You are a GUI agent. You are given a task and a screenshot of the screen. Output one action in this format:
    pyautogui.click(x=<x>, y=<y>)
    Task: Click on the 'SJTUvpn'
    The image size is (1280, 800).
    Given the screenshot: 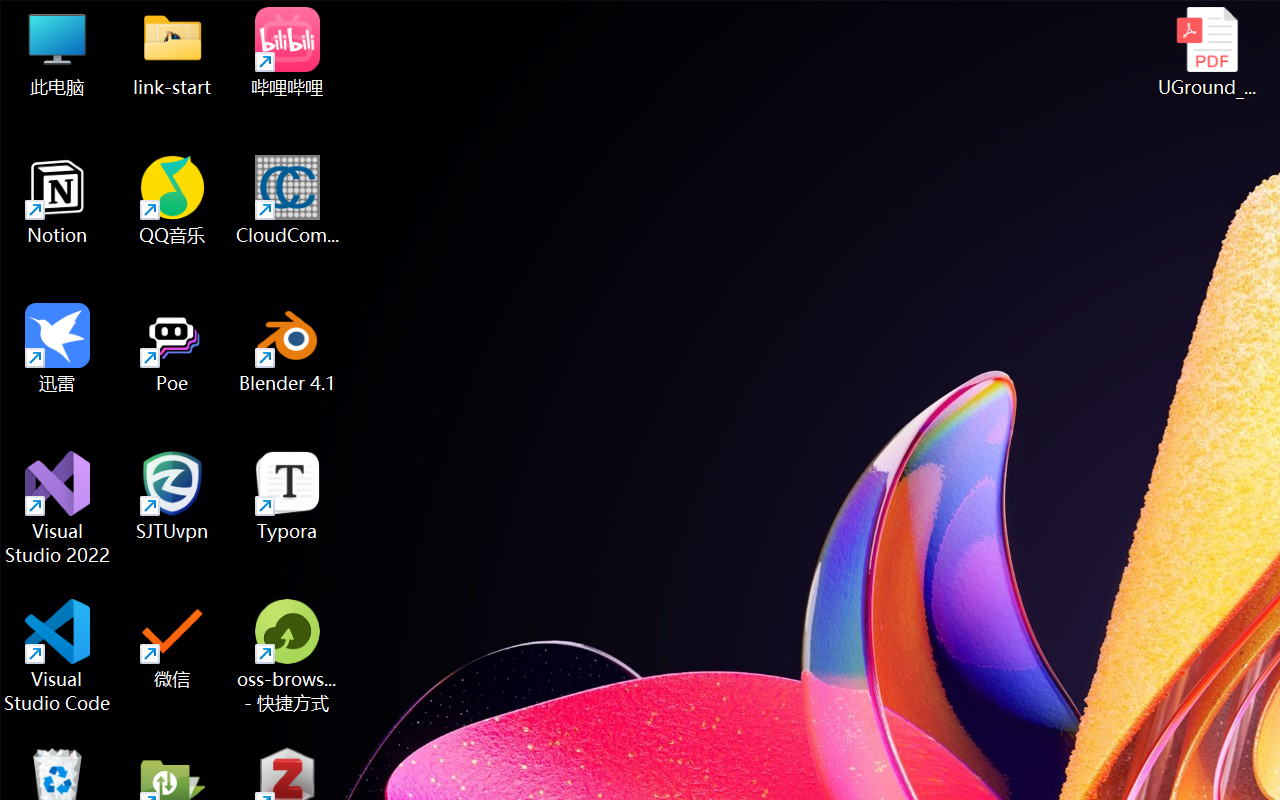 What is the action you would take?
    pyautogui.click(x=172, y=496)
    